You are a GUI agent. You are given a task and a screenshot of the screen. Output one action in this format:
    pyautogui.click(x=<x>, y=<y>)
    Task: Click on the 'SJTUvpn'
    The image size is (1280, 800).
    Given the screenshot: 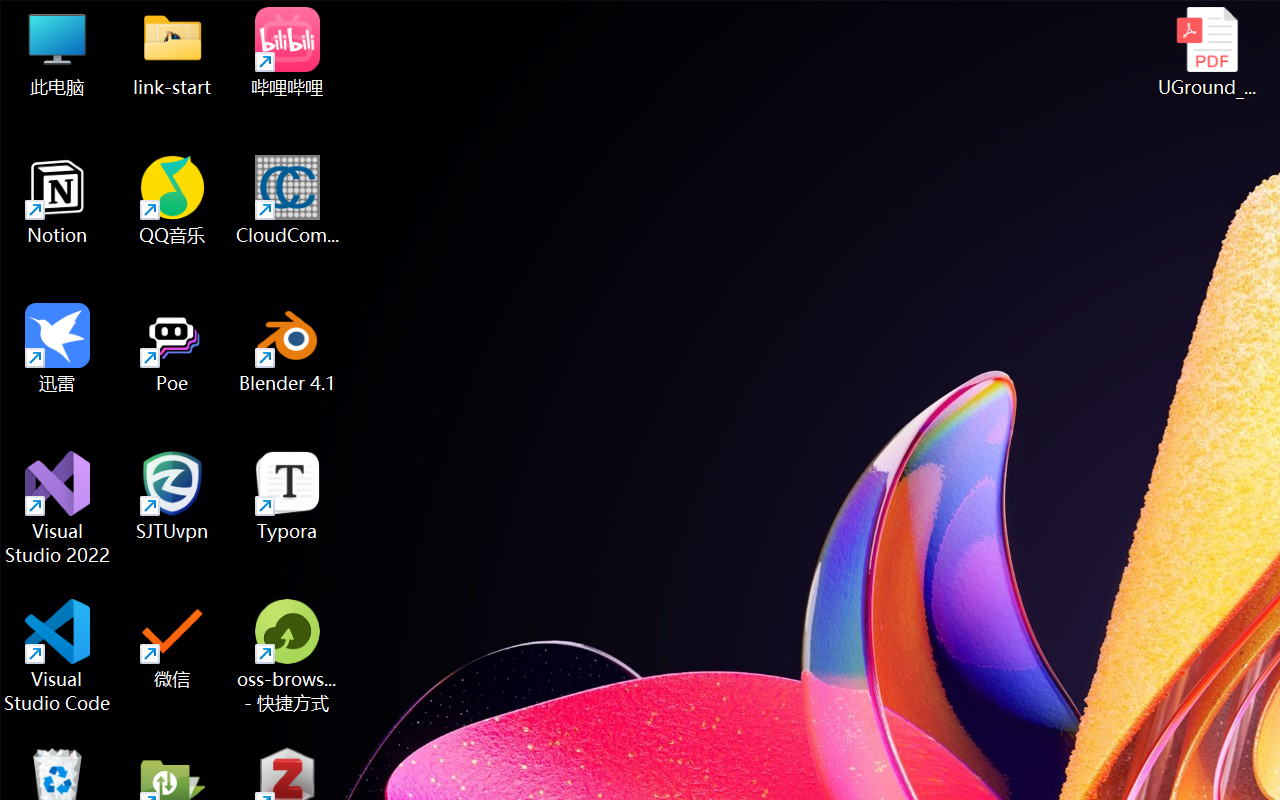 What is the action you would take?
    pyautogui.click(x=172, y=496)
    